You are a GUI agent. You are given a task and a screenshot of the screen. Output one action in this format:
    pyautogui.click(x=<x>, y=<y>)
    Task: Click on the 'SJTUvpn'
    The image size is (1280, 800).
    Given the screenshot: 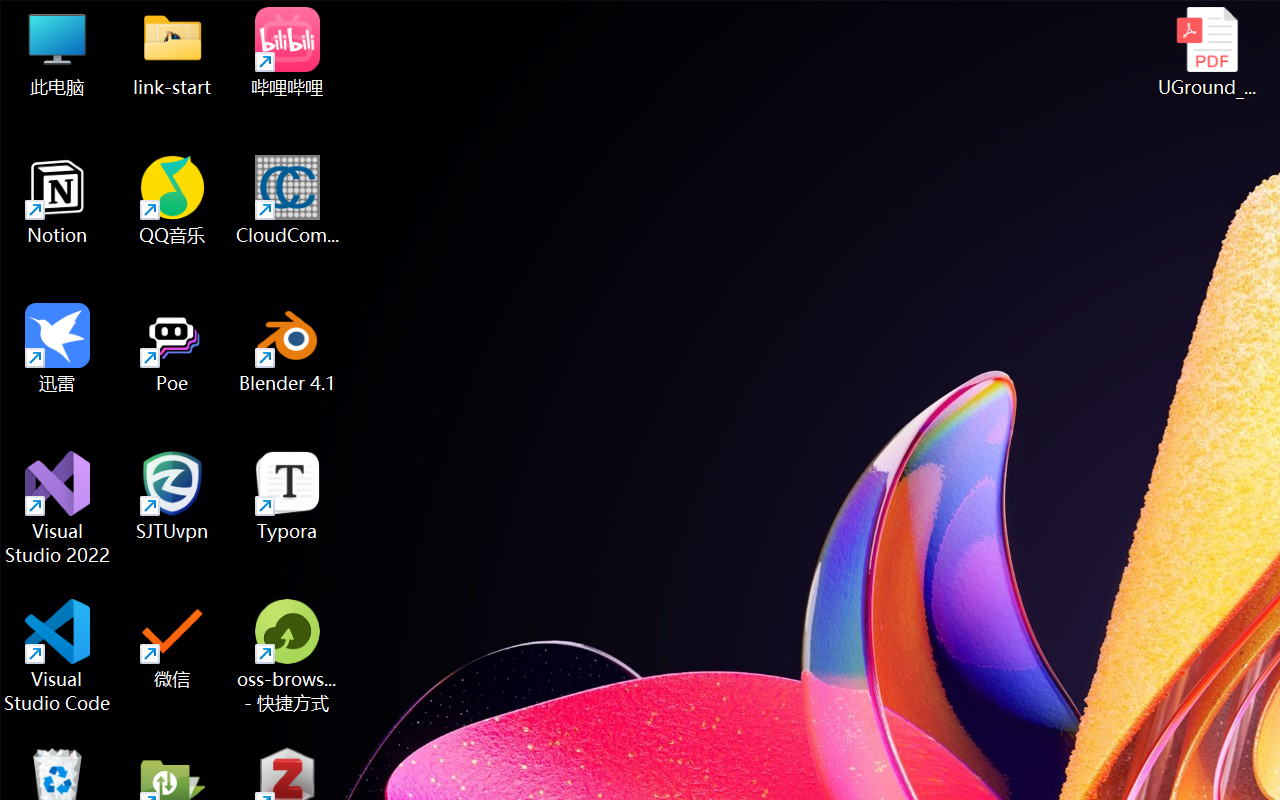 What is the action you would take?
    pyautogui.click(x=172, y=496)
    